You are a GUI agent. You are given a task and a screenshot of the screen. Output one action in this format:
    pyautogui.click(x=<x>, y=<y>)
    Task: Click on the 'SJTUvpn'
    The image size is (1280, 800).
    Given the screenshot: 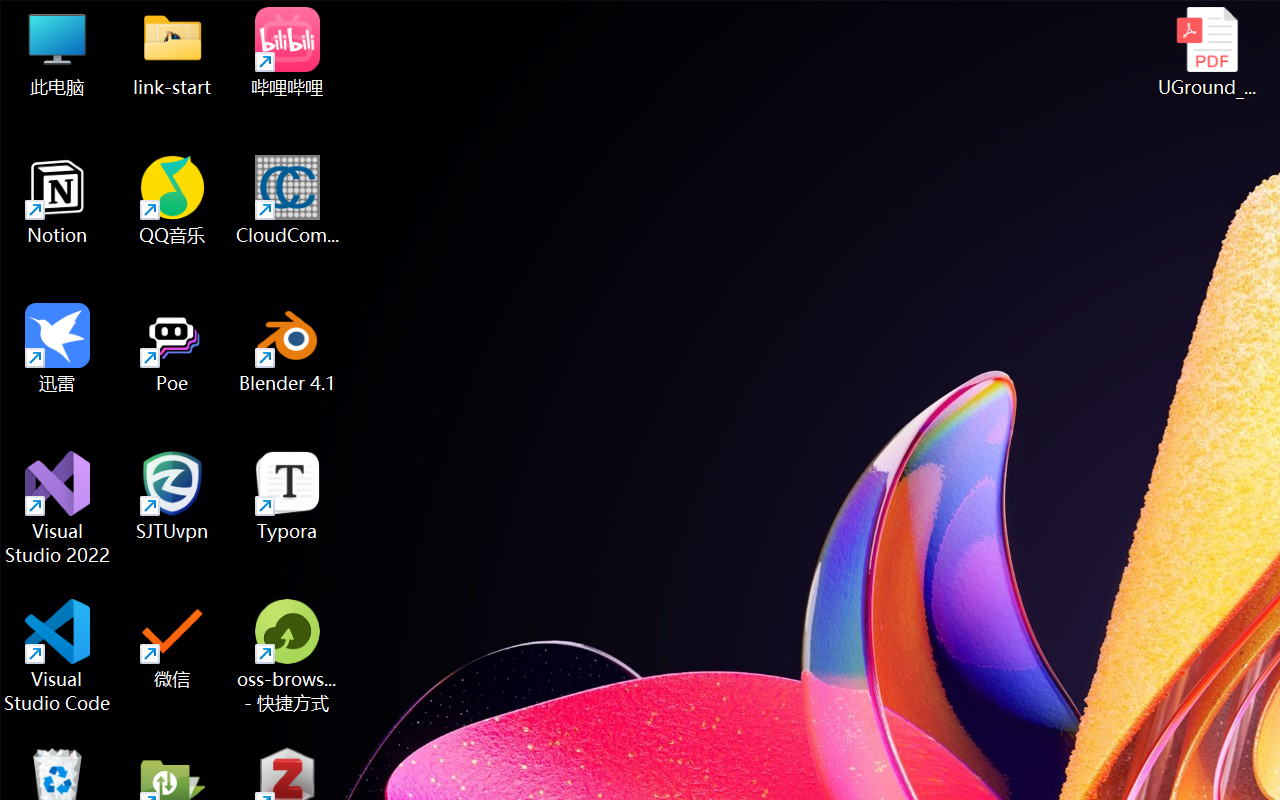 What is the action you would take?
    pyautogui.click(x=172, y=496)
    